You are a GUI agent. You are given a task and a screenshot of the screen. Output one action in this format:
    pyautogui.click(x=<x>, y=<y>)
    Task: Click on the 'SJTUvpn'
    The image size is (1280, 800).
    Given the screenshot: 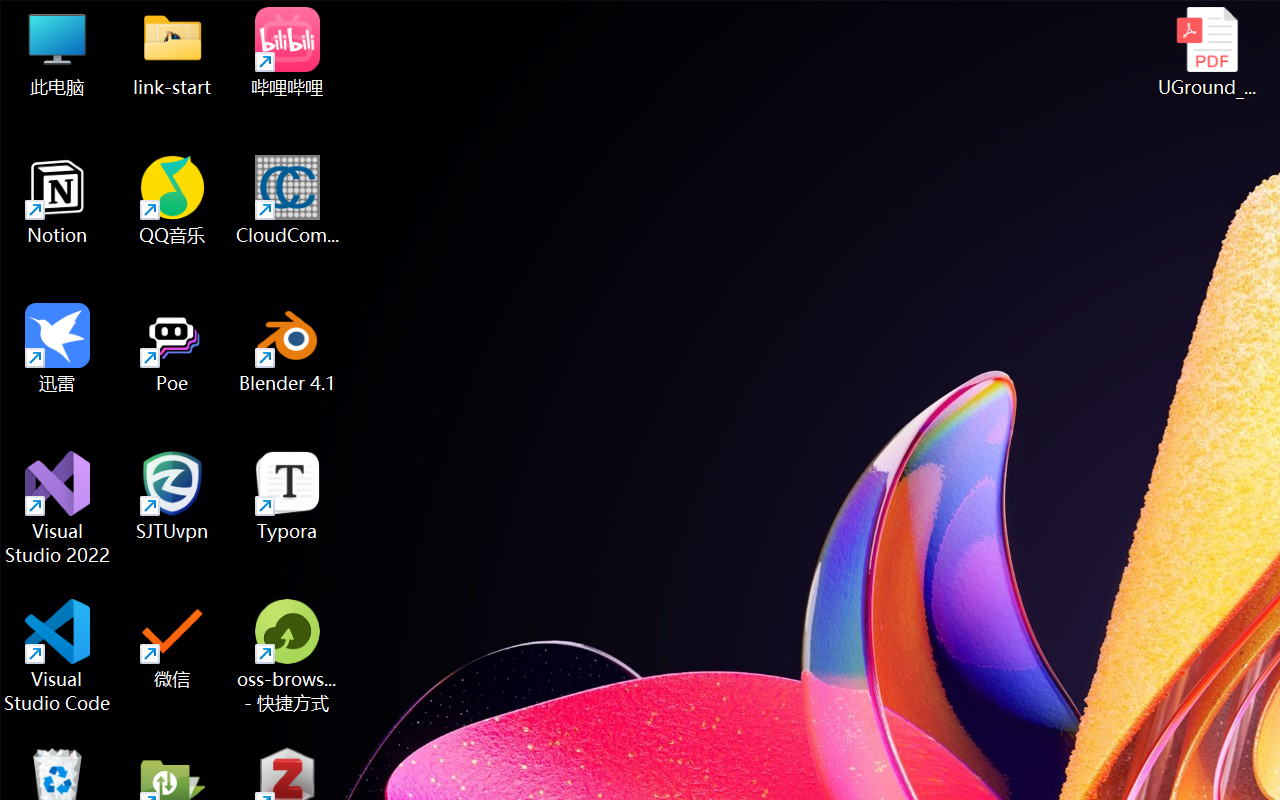 What is the action you would take?
    pyautogui.click(x=172, y=496)
    